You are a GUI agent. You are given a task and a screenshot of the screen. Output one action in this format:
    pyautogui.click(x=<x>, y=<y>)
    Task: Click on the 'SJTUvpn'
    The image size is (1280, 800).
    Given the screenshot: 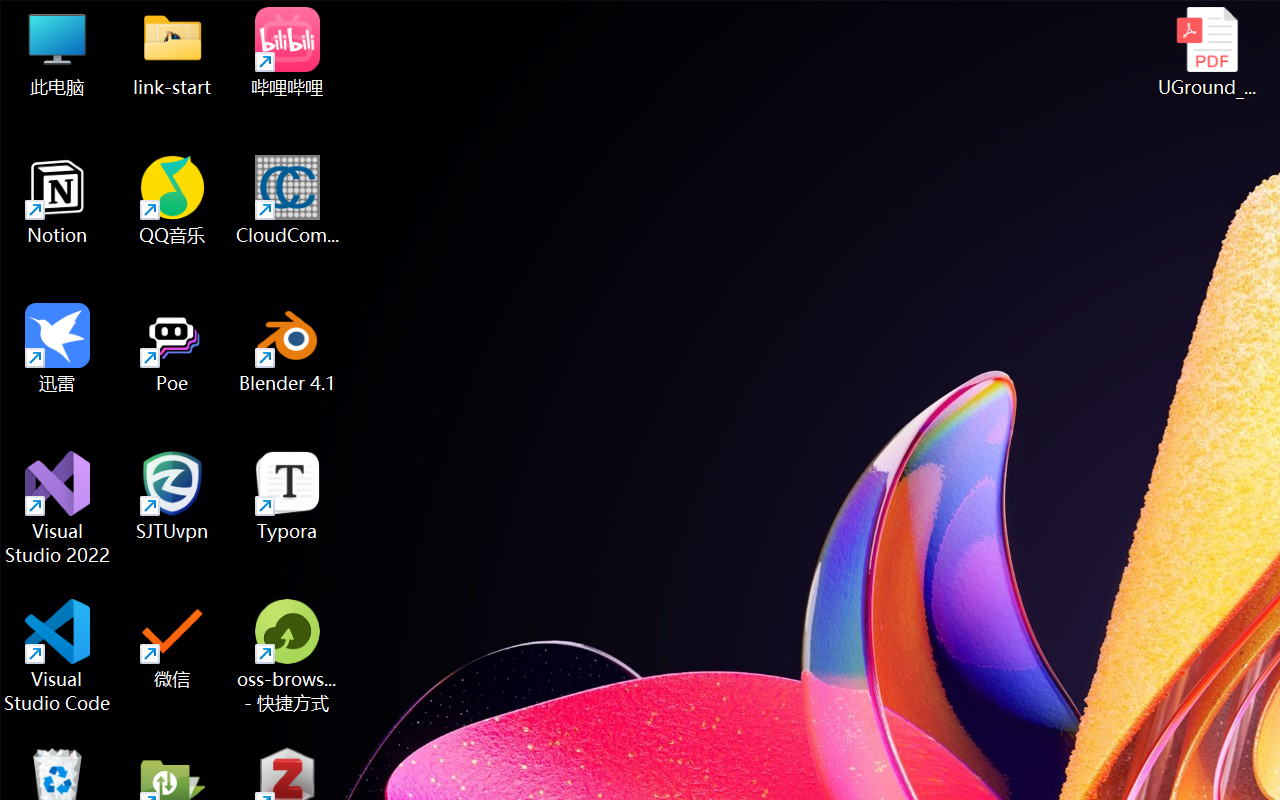 What is the action you would take?
    pyautogui.click(x=172, y=496)
    